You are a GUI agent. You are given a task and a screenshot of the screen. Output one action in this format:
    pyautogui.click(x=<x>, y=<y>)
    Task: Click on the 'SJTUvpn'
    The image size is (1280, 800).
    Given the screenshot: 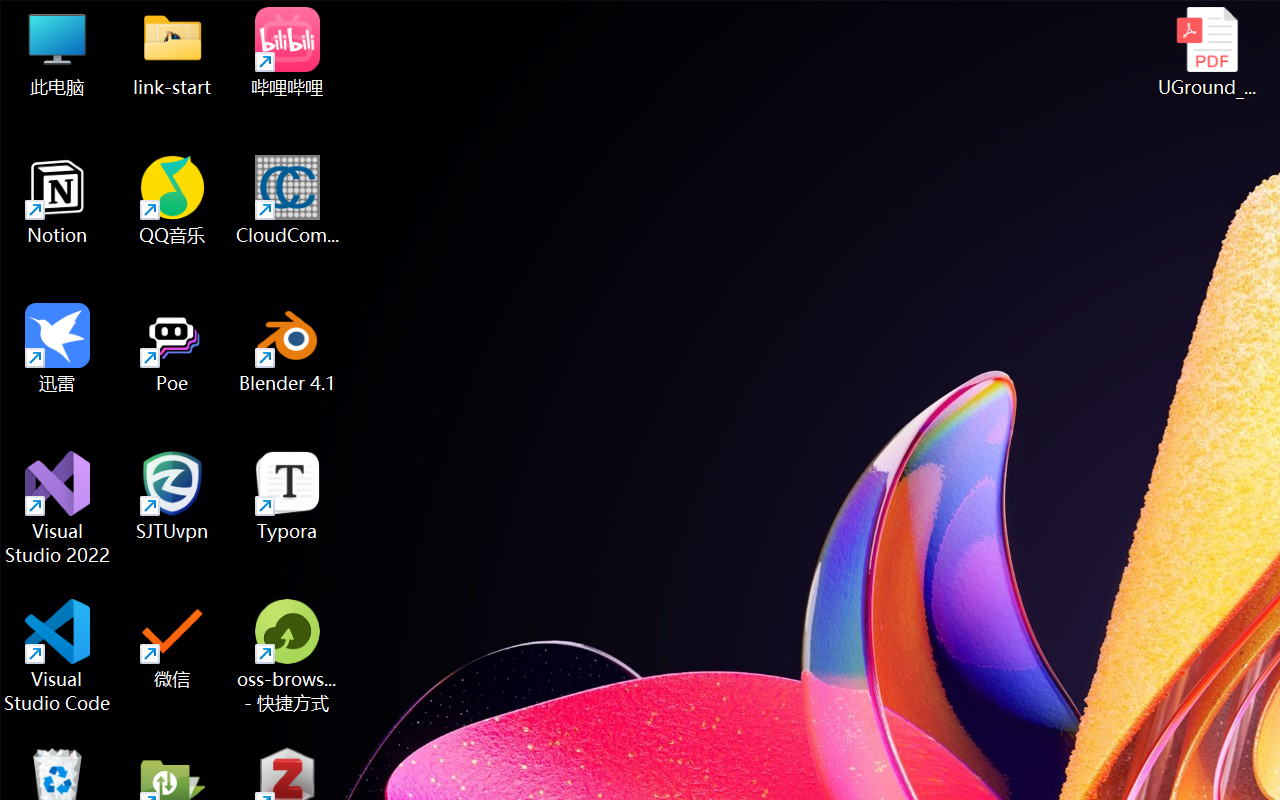 What is the action you would take?
    pyautogui.click(x=172, y=496)
    